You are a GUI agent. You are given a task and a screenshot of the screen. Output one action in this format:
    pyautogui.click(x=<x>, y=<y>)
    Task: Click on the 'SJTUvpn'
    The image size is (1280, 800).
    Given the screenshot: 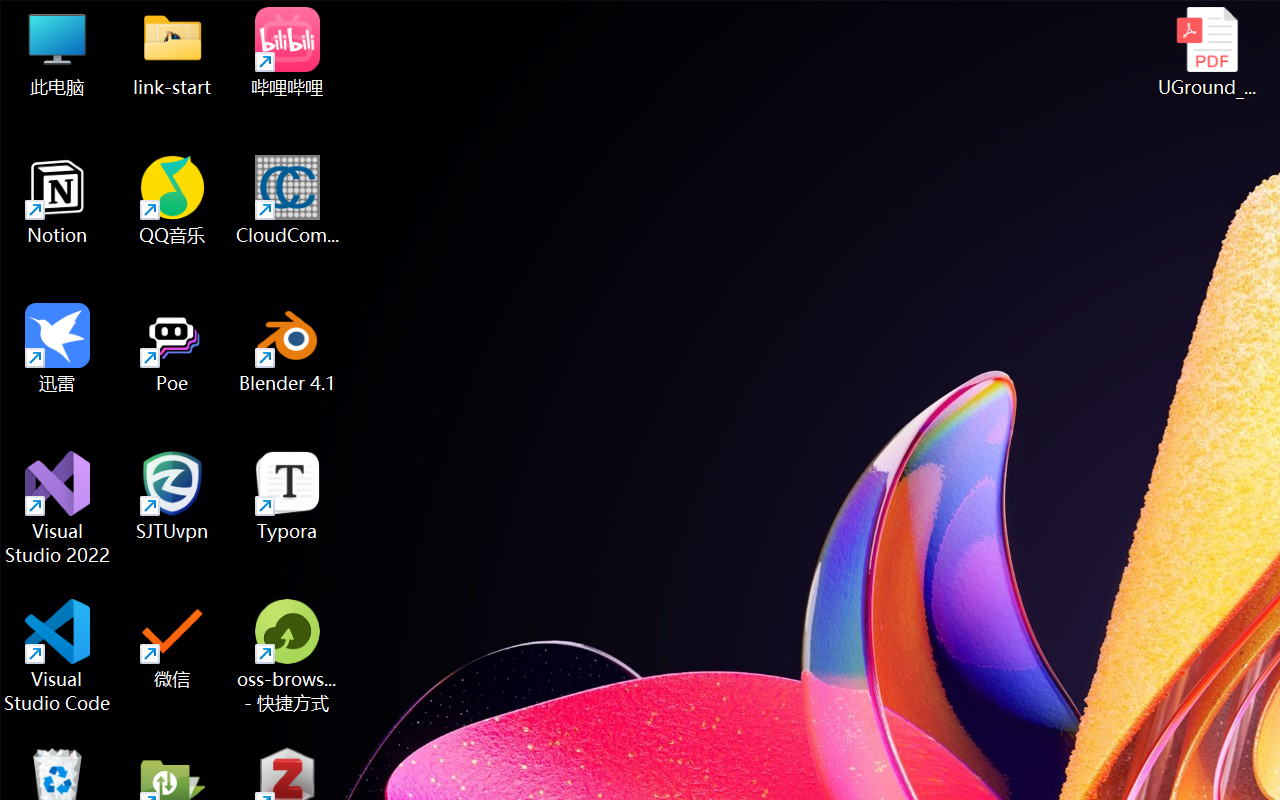 What is the action you would take?
    pyautogui.click(x=172, y=496)
    